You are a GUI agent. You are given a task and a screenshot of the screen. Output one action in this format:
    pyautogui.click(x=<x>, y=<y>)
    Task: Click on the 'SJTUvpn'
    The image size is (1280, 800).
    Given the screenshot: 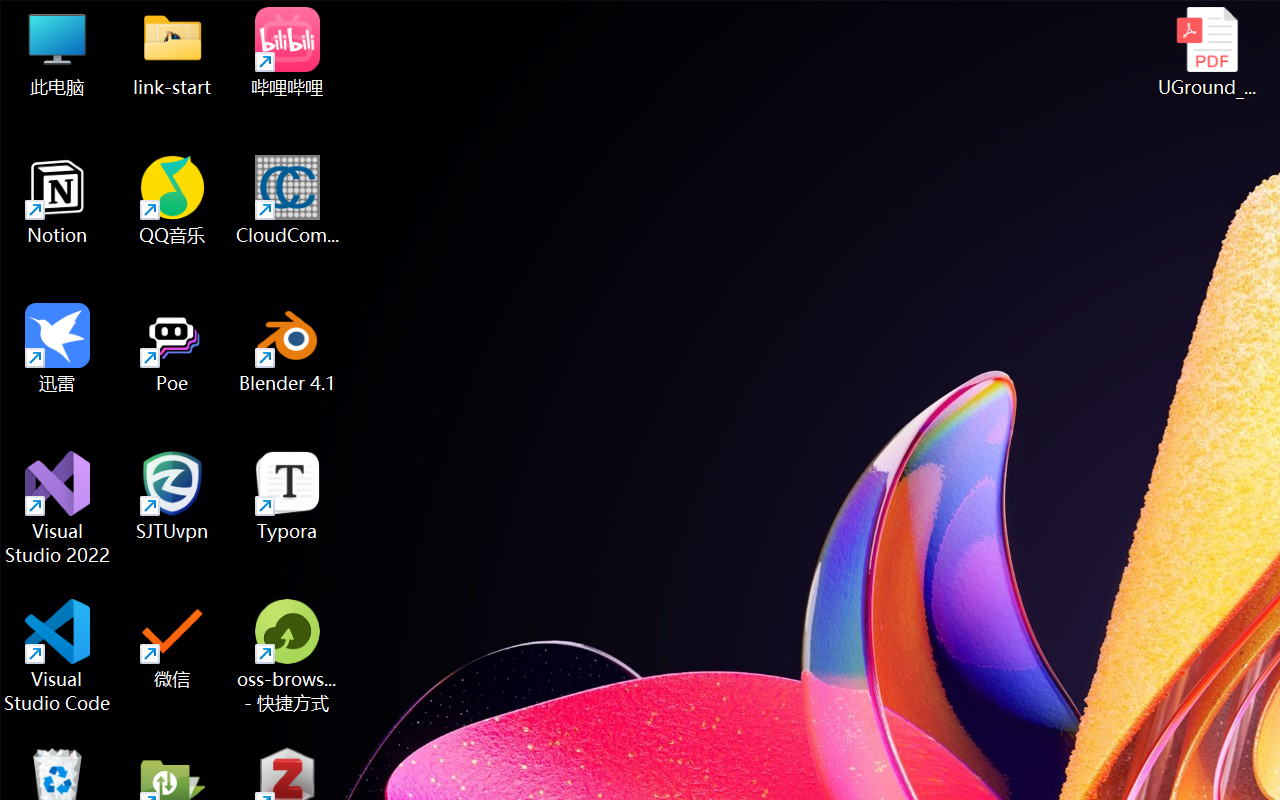 What is the action you would take?
    pyautogui.click(x=172, y=496)
    